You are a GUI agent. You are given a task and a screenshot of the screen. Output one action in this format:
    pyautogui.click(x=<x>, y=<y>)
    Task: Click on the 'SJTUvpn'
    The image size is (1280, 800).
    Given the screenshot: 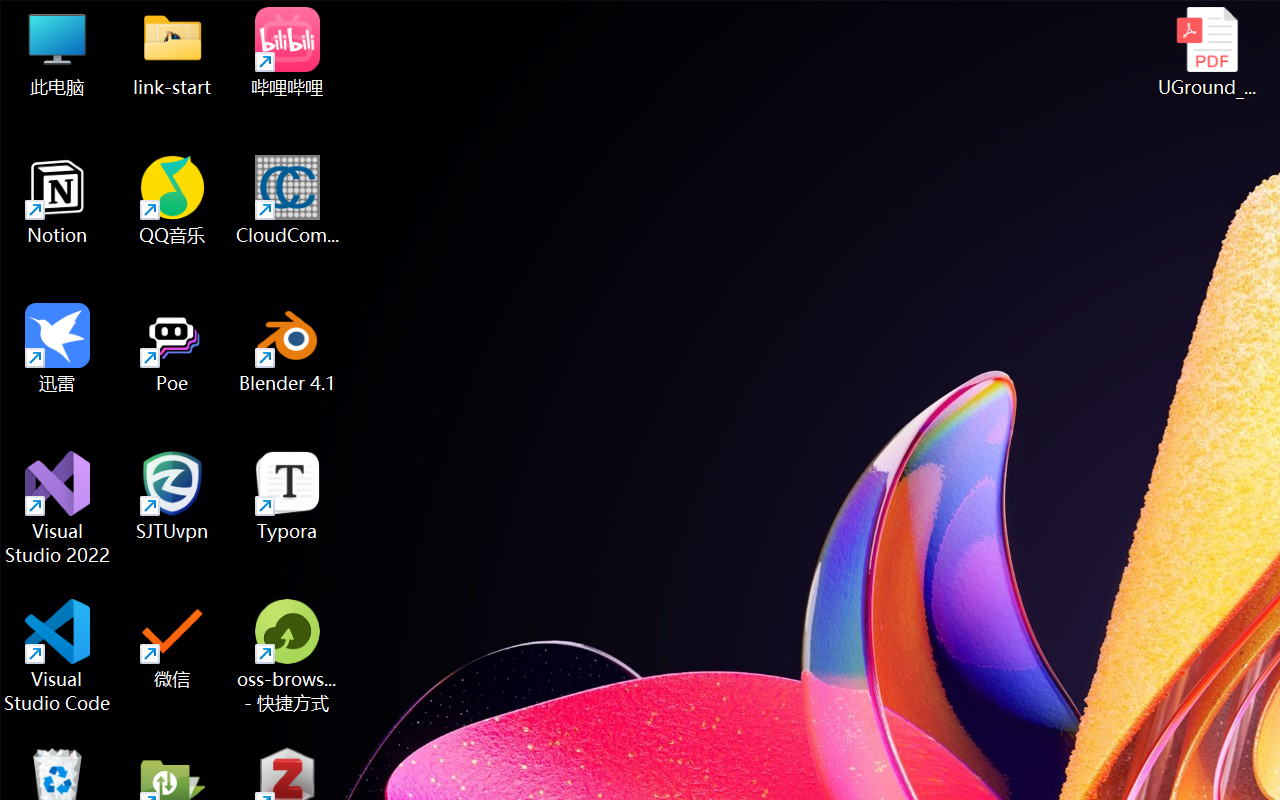 What is the action you would take?
    pyautogui.click(x=172, y=496)
    